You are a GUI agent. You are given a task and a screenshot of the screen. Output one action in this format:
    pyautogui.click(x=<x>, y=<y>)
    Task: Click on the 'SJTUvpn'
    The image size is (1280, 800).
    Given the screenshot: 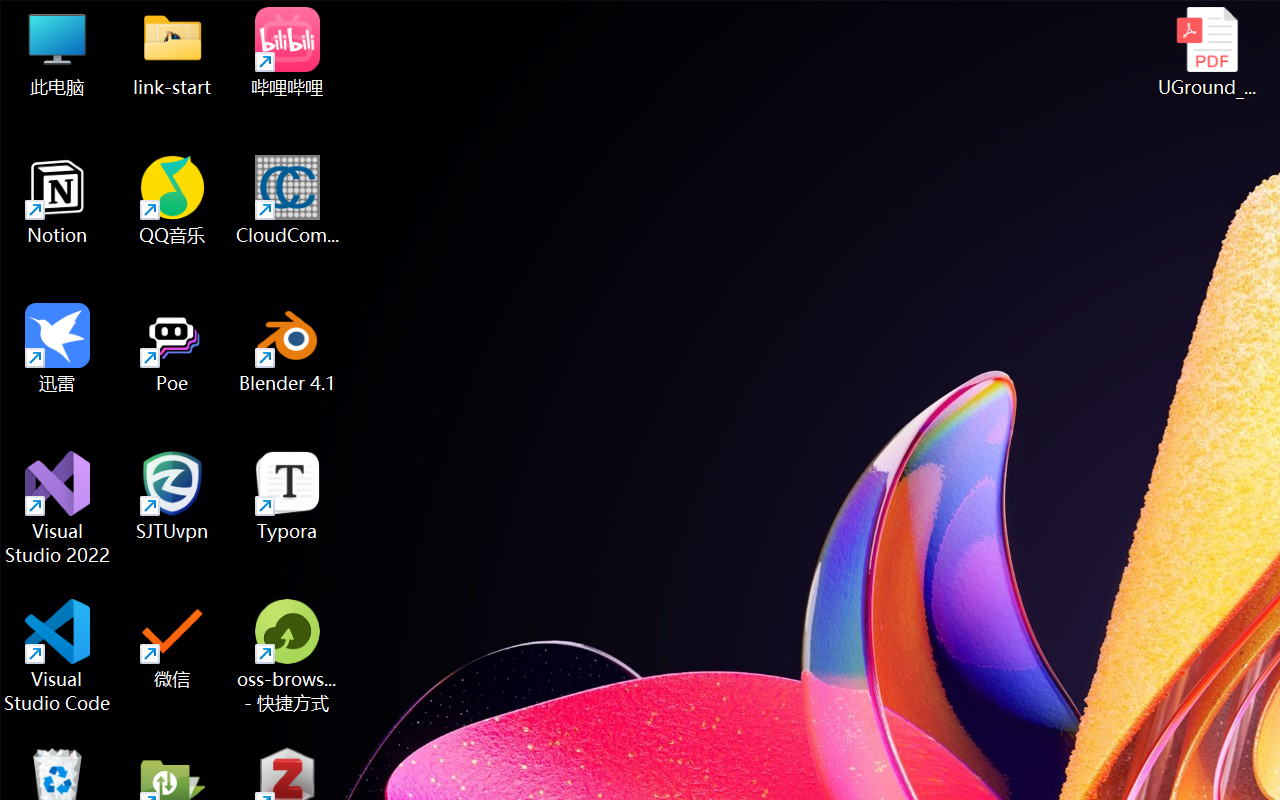 What is the action you would take?
    pyautogui.click(x=172, y=496)
    